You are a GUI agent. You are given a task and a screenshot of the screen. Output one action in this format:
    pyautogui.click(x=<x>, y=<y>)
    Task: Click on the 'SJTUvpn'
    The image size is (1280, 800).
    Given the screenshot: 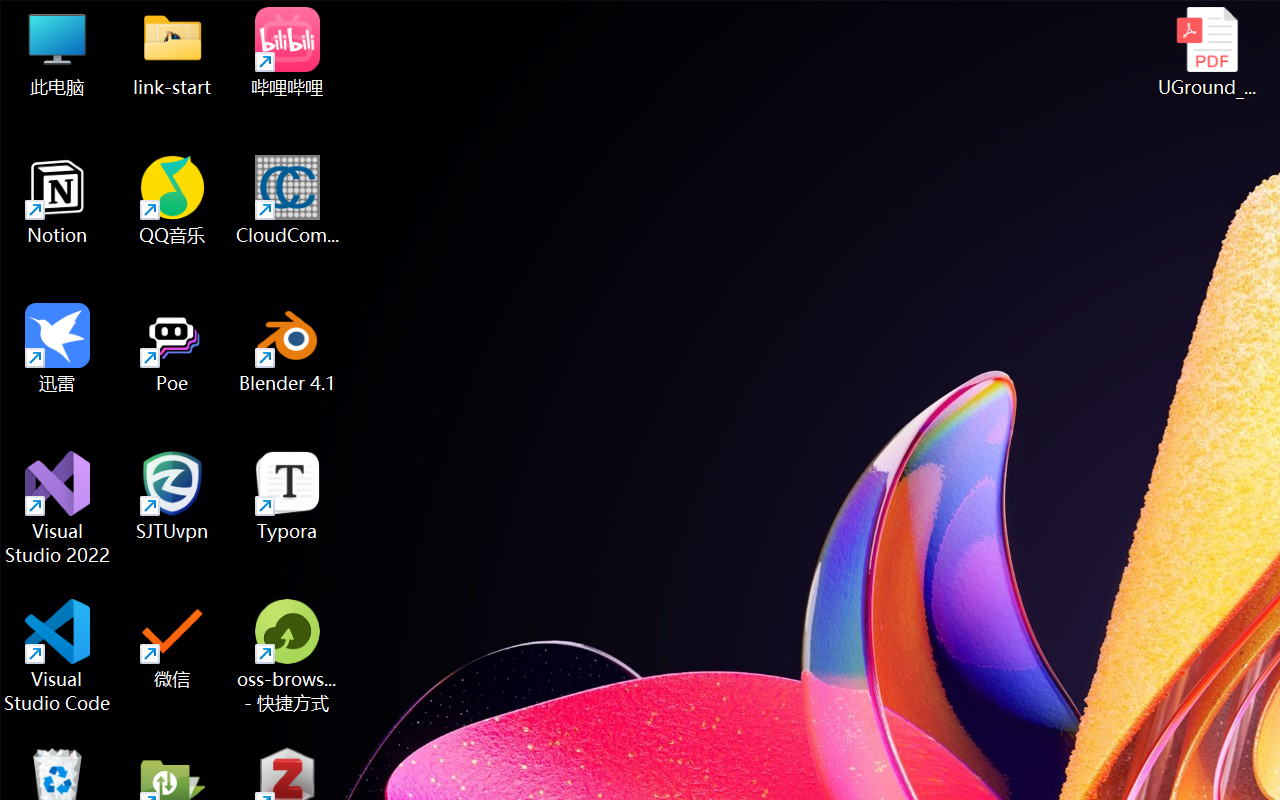 What is the action you would take?
    pyautogui.click(x=172, y=496)
    